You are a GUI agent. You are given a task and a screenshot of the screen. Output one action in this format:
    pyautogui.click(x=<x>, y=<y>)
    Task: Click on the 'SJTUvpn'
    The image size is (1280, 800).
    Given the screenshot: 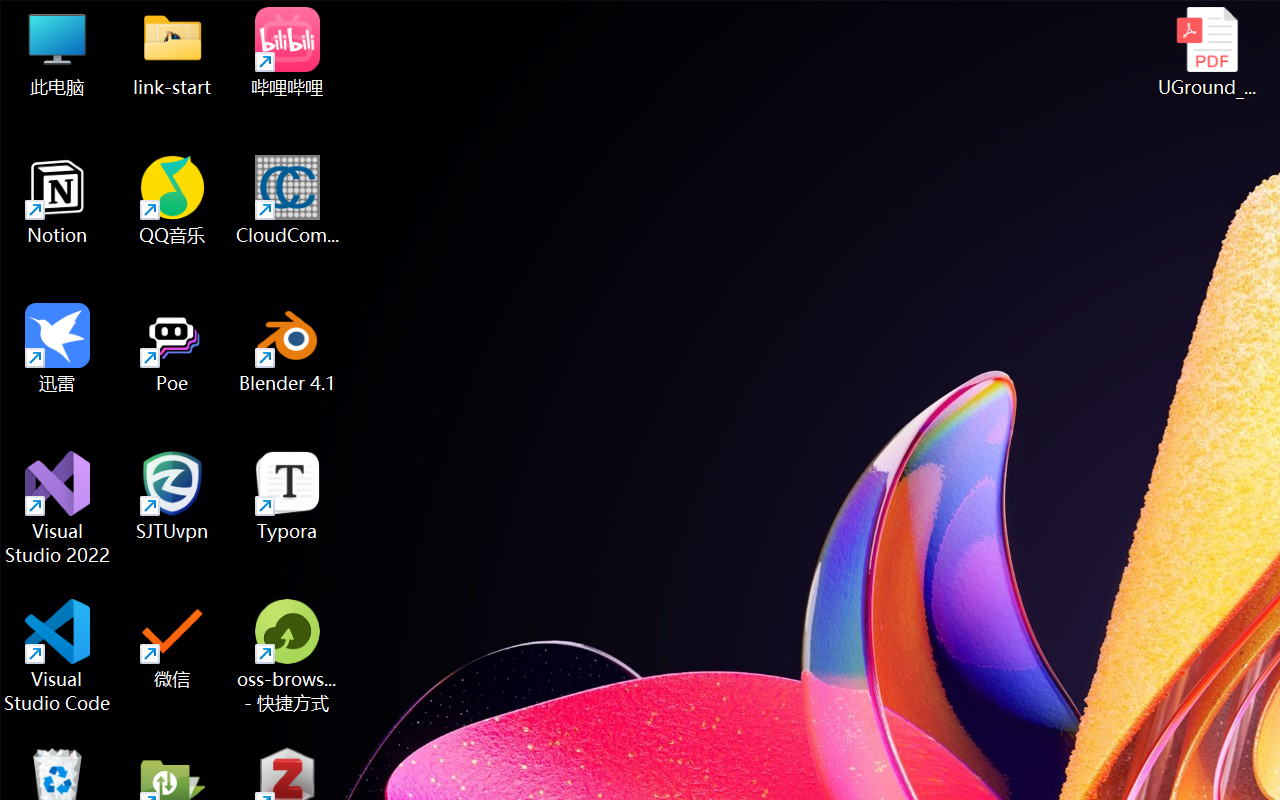 What is the action you would take?
    pyautogui.click(x=172, y=496)
    